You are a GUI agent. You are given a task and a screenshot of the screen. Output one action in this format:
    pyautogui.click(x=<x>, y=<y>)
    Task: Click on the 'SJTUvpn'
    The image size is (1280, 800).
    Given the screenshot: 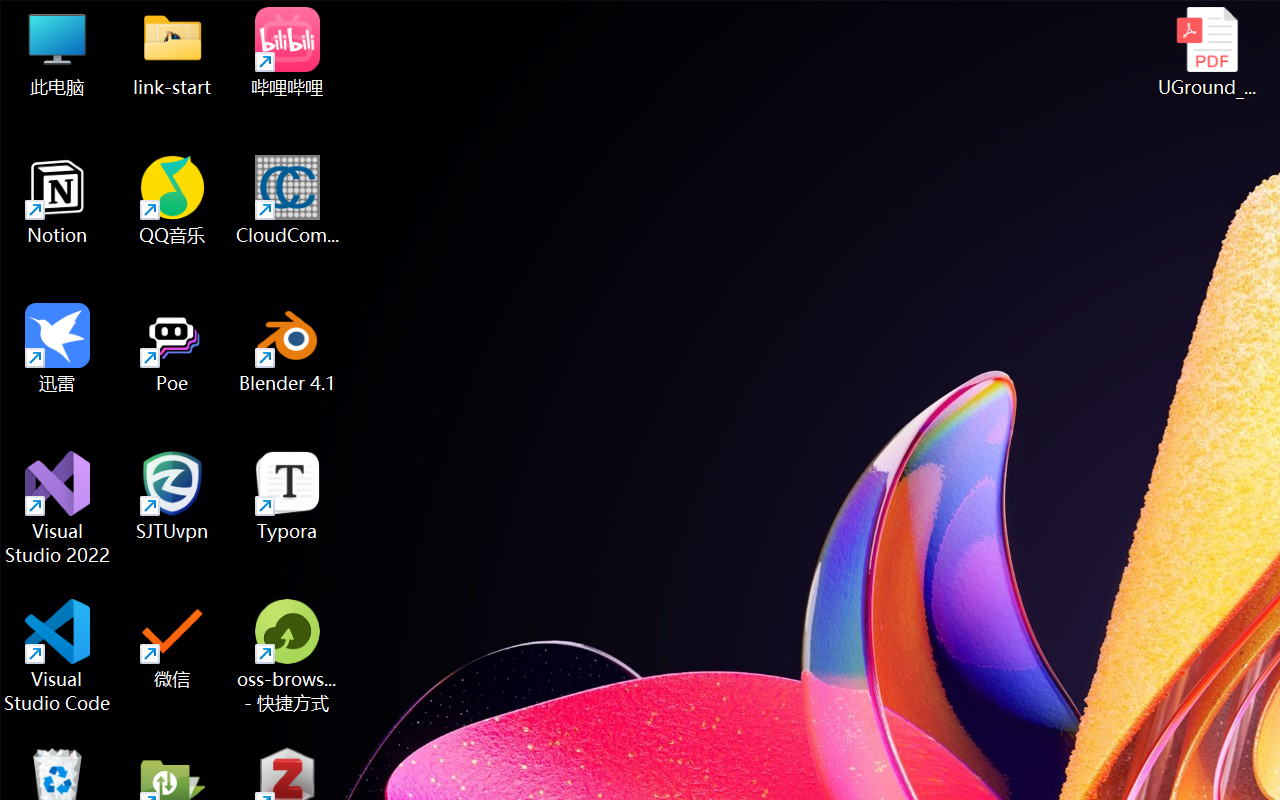 What is the action you would take?
    pyautogui.click(x=172, y=496)
    